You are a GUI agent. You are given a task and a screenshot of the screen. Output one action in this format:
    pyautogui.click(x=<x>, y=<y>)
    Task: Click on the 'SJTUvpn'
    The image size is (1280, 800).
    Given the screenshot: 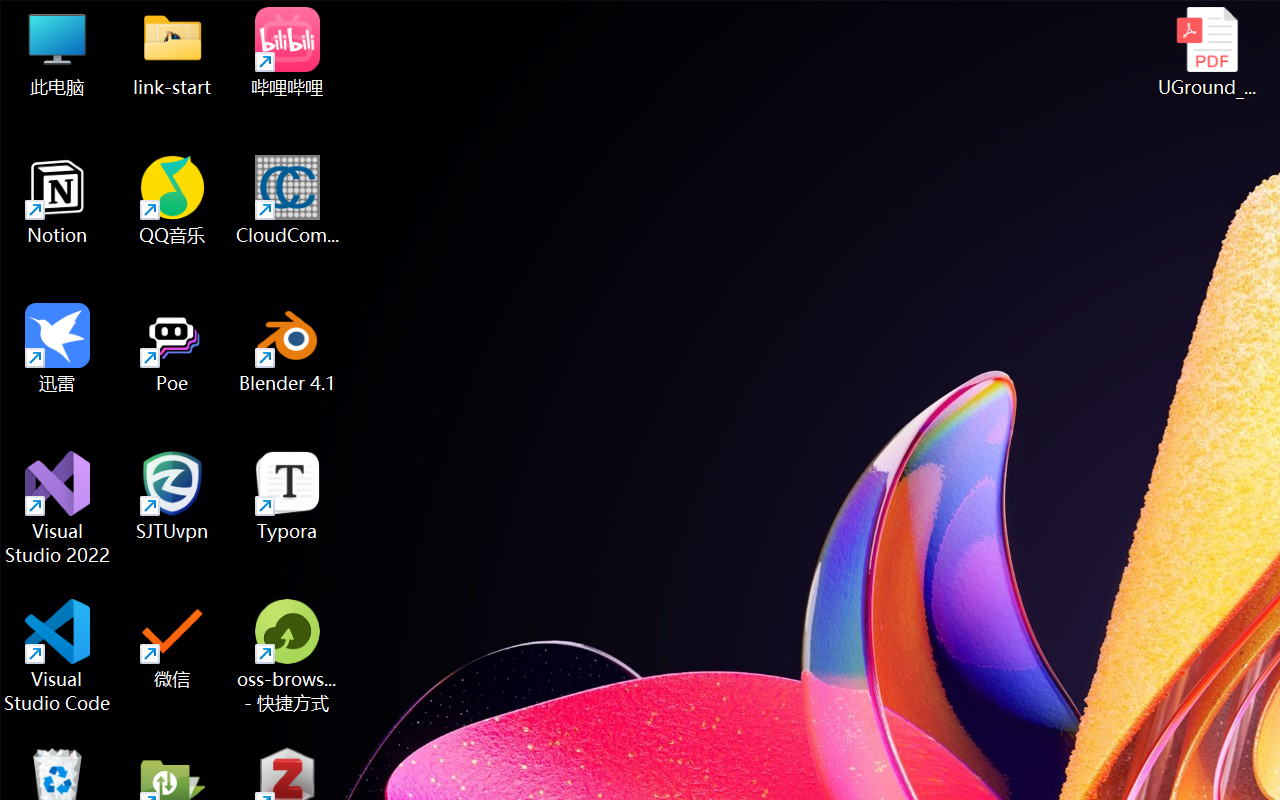 What is the action you would take?
    pyautogui.click(x=172, y=496)
    